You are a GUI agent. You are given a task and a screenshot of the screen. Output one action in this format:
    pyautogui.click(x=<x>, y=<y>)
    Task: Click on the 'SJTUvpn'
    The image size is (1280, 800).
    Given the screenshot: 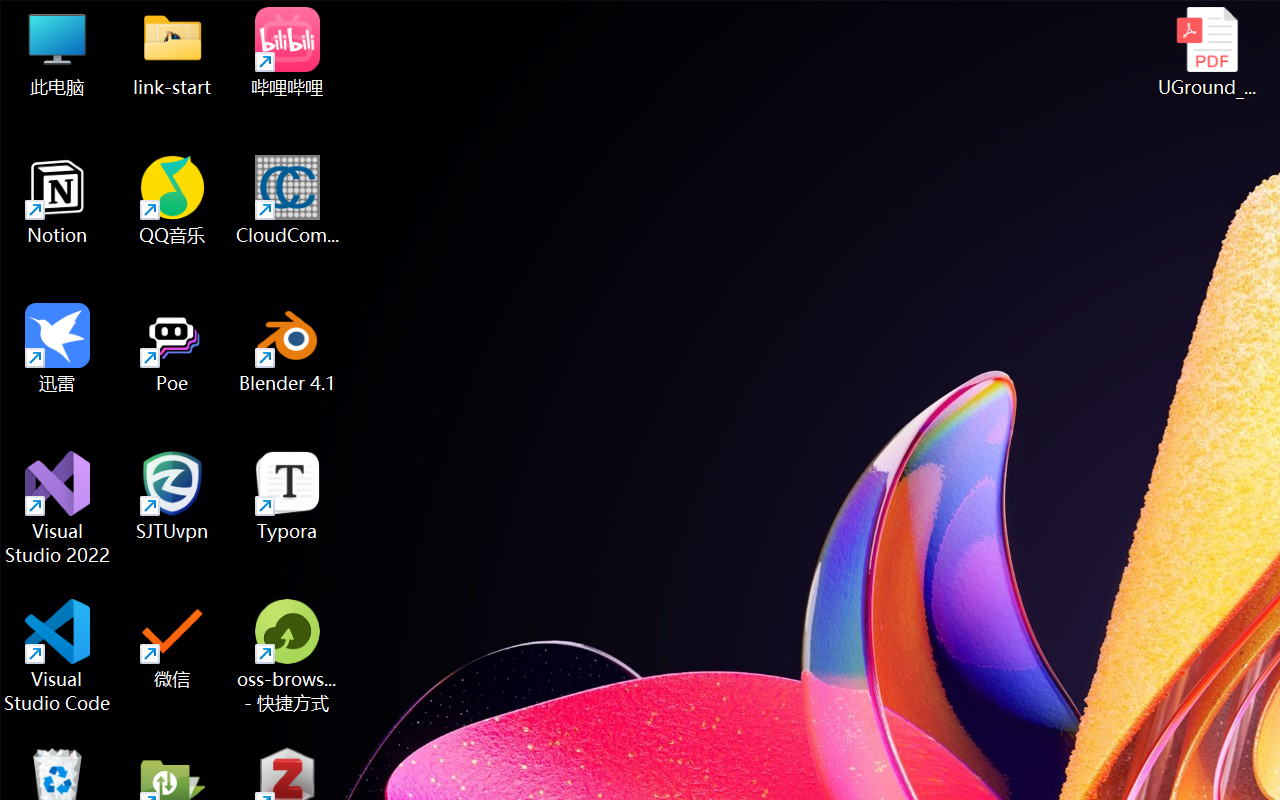 What is the action you would take?
    pyautogui.click(x=172, y=496)
    